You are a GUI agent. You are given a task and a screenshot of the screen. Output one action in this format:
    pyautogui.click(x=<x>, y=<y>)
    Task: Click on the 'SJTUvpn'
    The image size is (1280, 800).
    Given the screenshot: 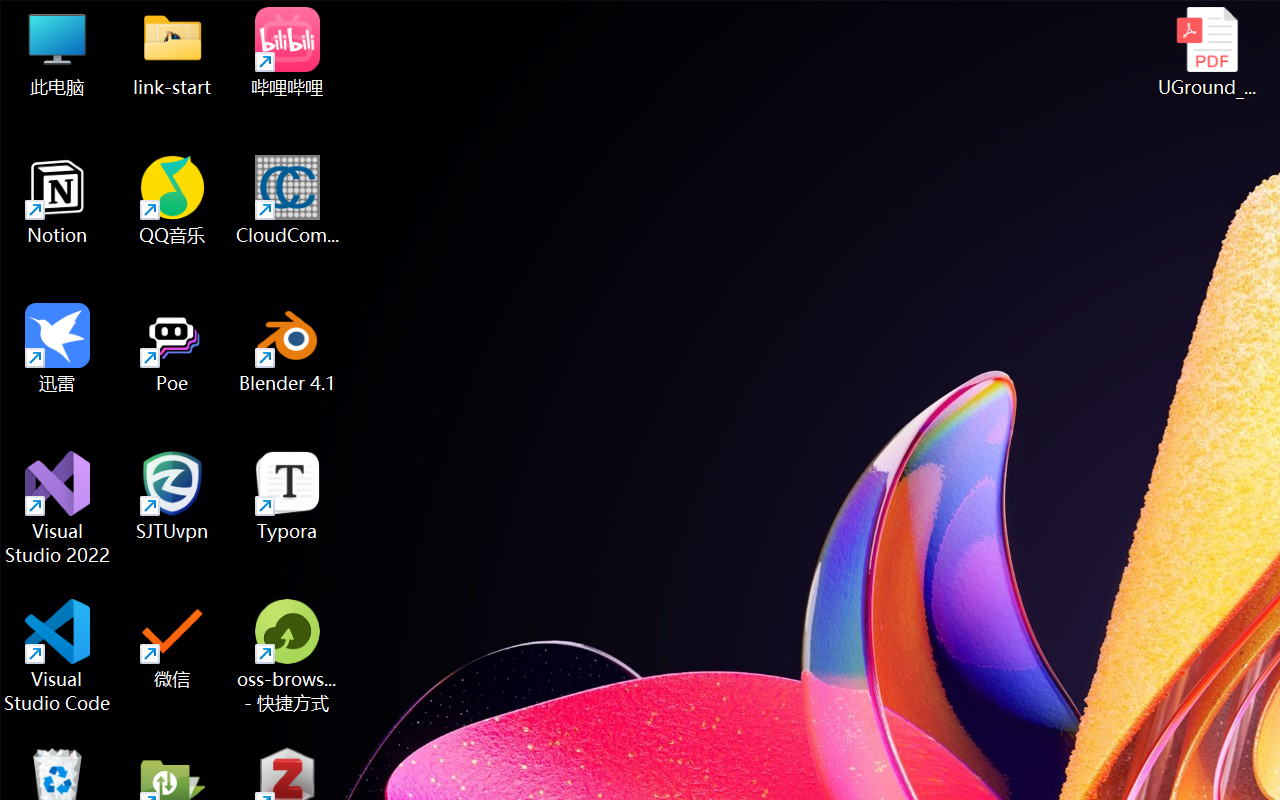 What is the action you would take?
    pyautogui.click(x=172, y=496)
    